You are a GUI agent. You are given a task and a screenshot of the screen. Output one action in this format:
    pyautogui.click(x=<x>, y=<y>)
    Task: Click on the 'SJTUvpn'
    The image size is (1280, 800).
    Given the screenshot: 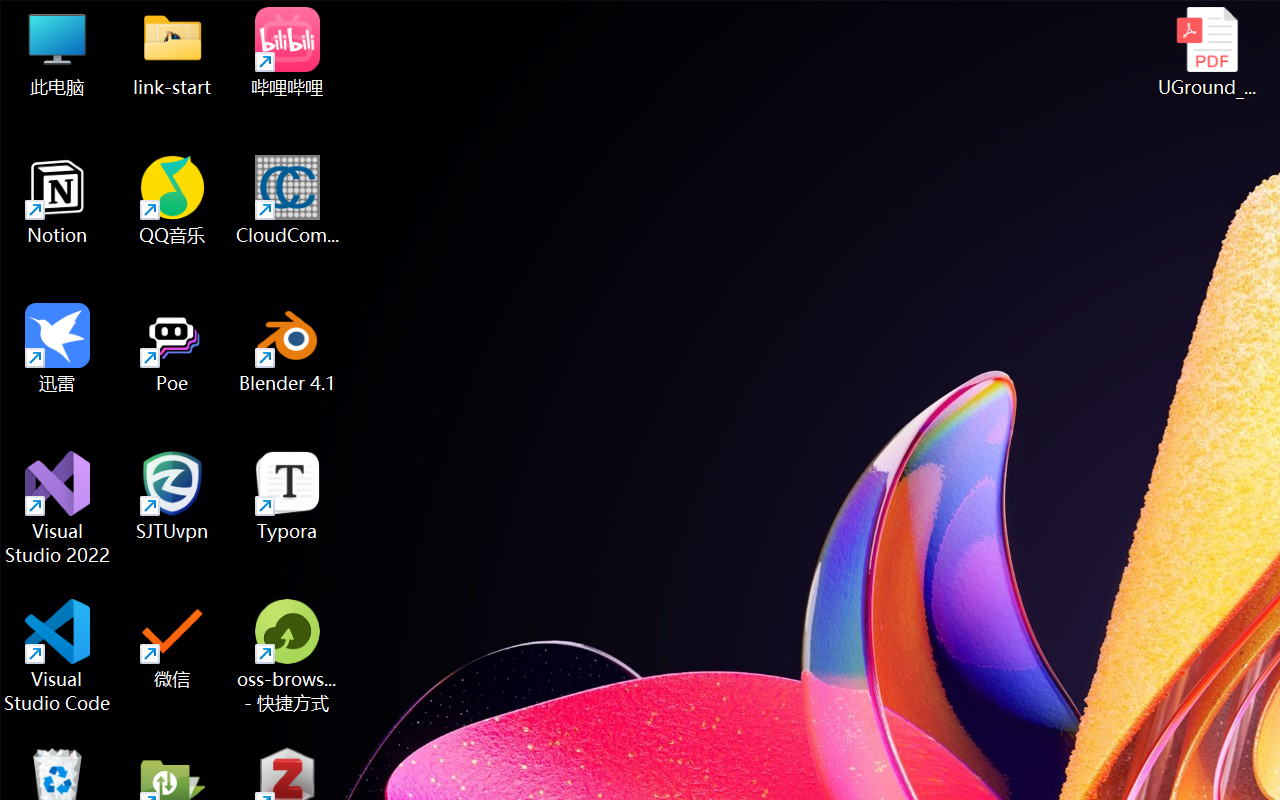 What is the action you would take?
    pyautogui.click(x=172, y=496)
    